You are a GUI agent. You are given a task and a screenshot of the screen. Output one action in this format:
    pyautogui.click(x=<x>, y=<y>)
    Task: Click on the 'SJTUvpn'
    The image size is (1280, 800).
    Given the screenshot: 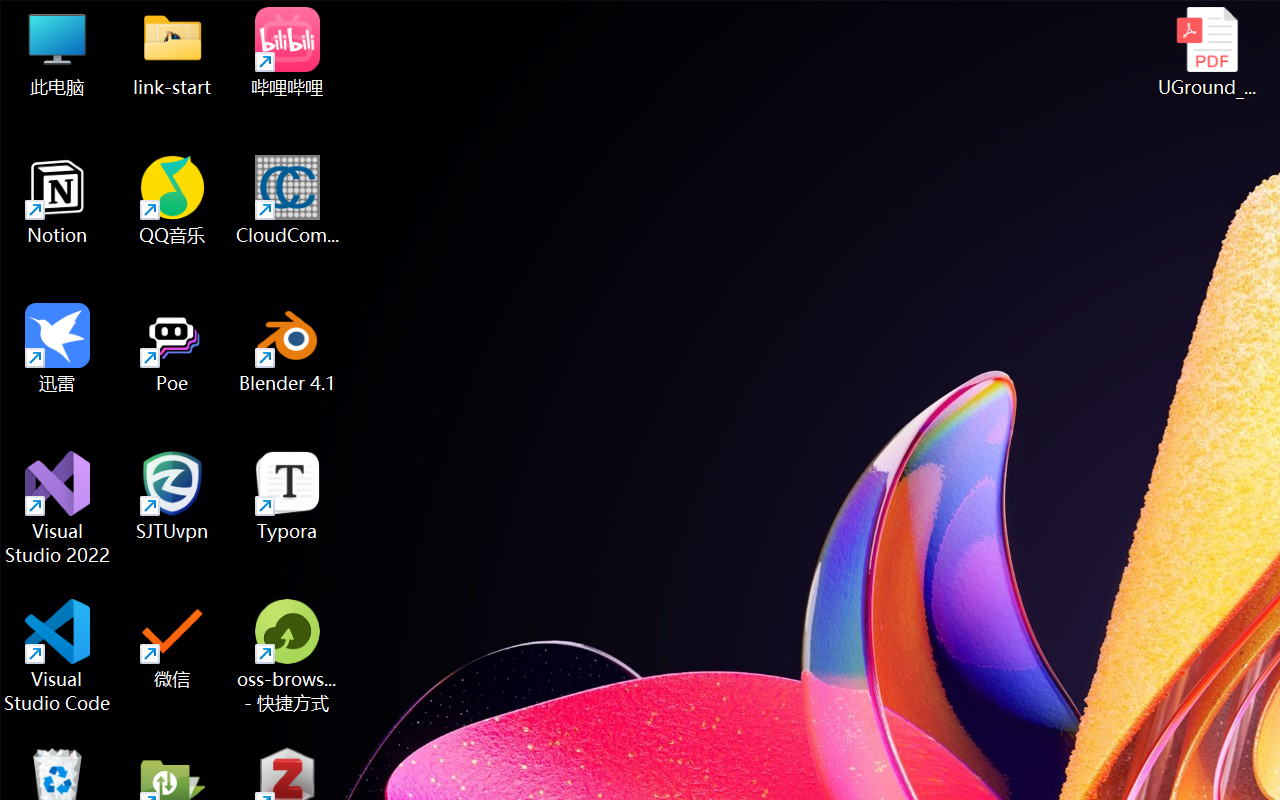 What is the action you would take?
    pyautogui.click(x=172, y=496)
    